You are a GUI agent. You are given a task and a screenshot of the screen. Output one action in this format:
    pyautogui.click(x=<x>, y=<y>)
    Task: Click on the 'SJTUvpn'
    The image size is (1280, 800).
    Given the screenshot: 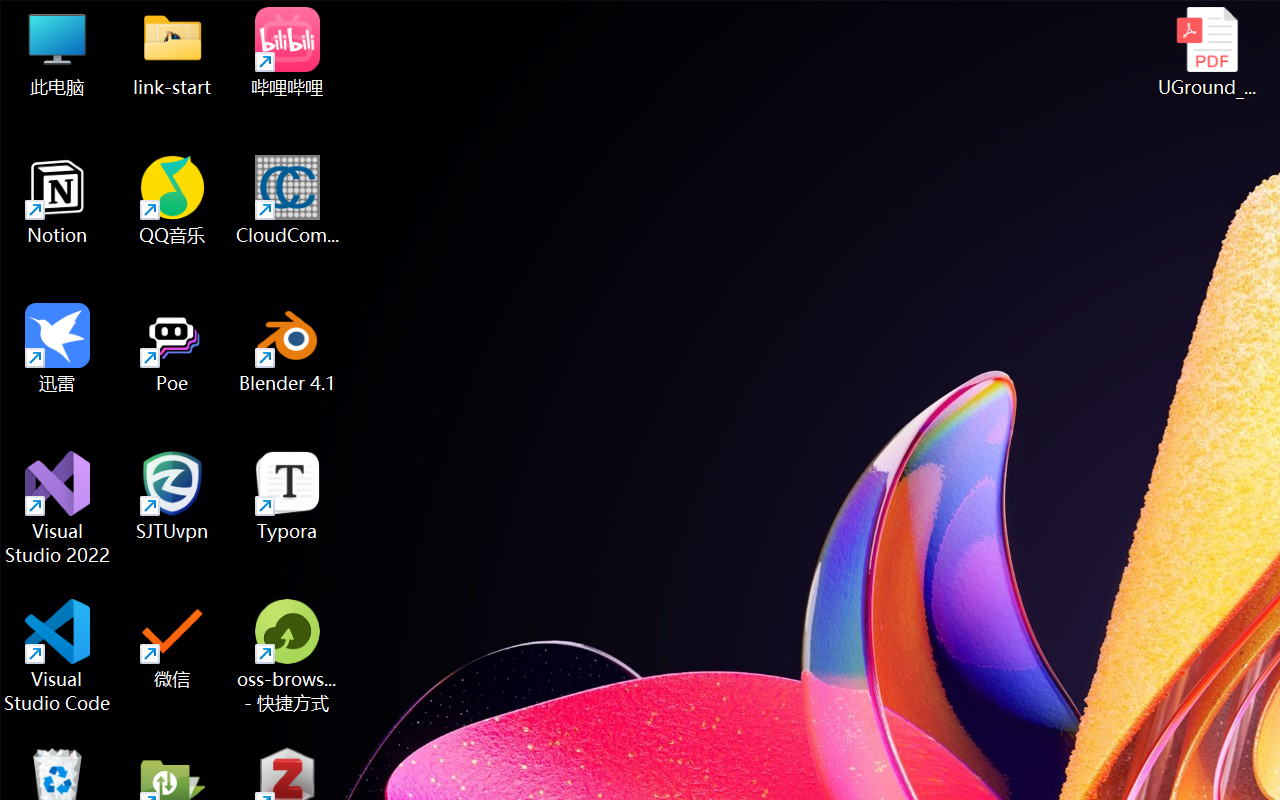 What is the action you would take?
    pyautogui.click(x=172, y=496)
    